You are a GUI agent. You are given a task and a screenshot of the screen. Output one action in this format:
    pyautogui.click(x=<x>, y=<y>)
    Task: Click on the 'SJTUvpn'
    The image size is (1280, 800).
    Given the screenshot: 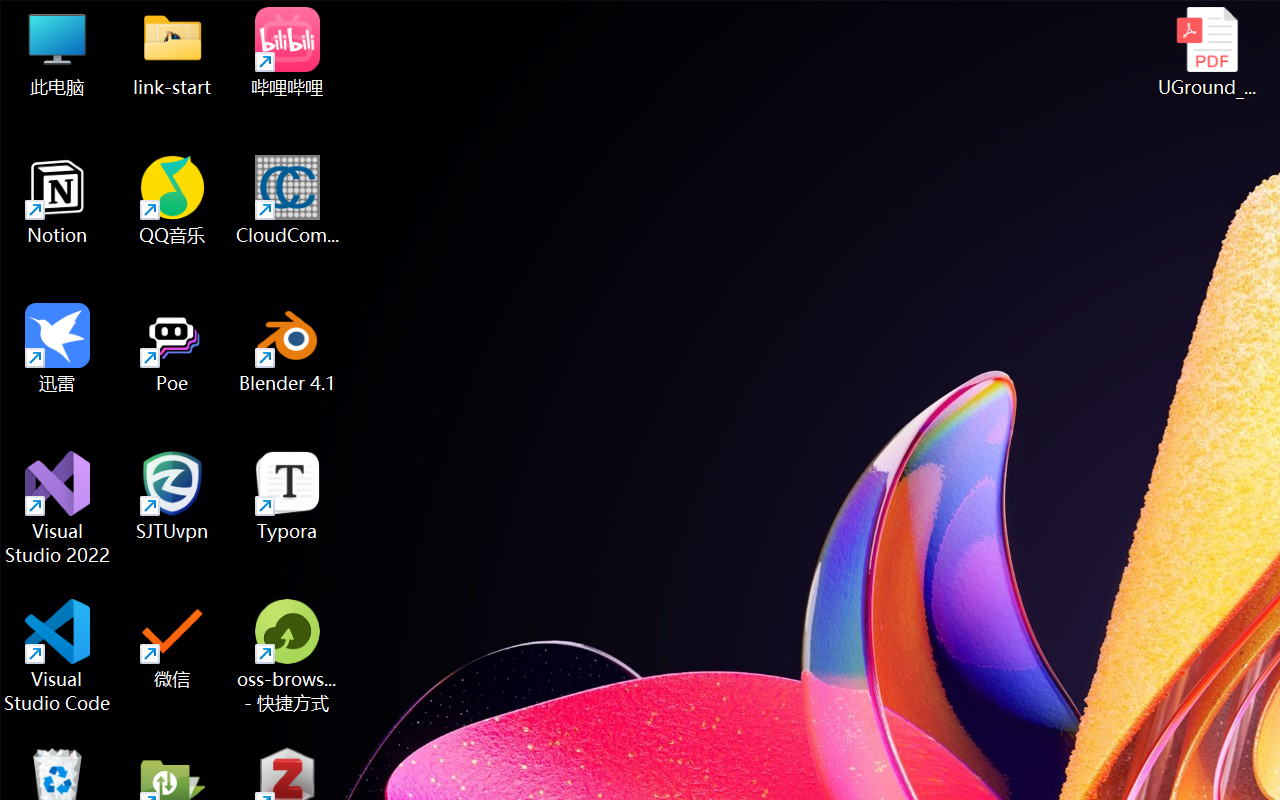 What is the action you would take?
    pyautogui.click(x=172, y=496)
    